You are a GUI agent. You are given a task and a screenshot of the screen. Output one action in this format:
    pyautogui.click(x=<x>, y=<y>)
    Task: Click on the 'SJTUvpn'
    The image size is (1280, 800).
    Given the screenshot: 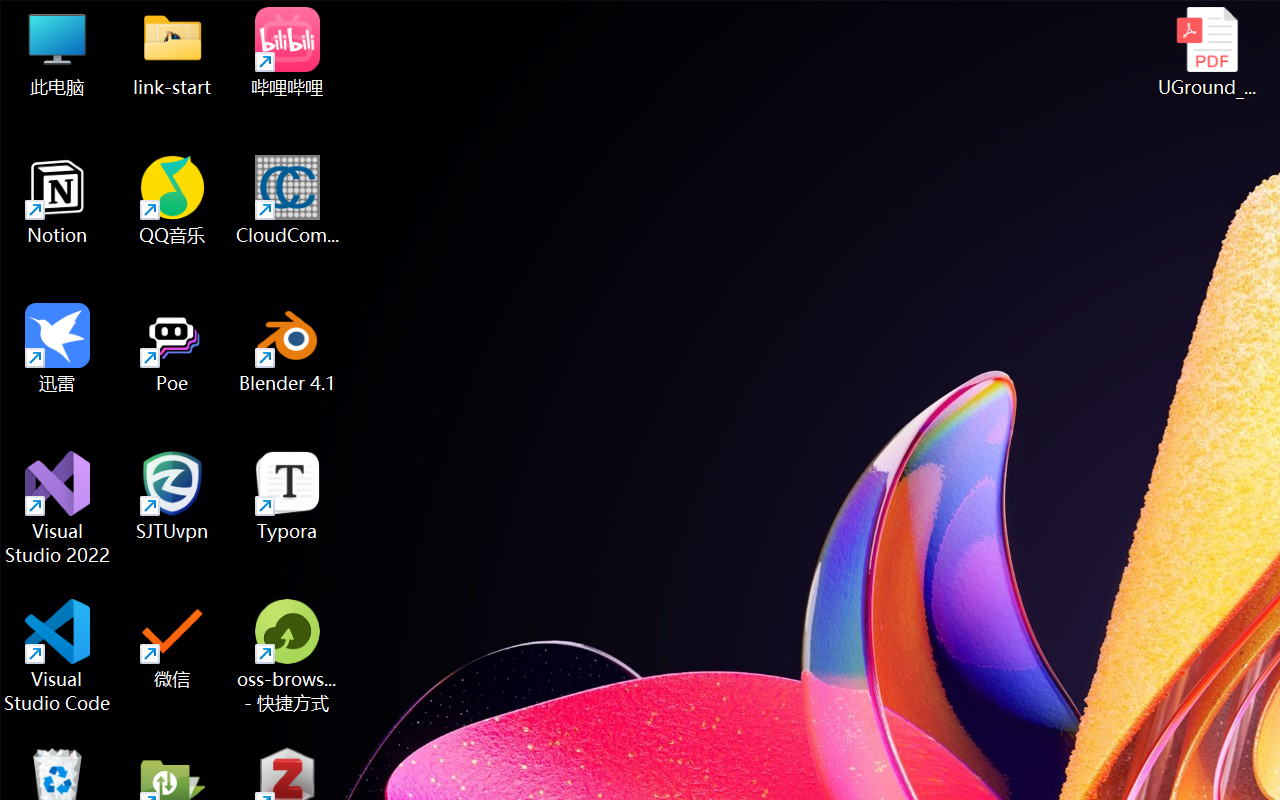 What is the action you would take?
    pyautogui.click(x=172, y=496)
    